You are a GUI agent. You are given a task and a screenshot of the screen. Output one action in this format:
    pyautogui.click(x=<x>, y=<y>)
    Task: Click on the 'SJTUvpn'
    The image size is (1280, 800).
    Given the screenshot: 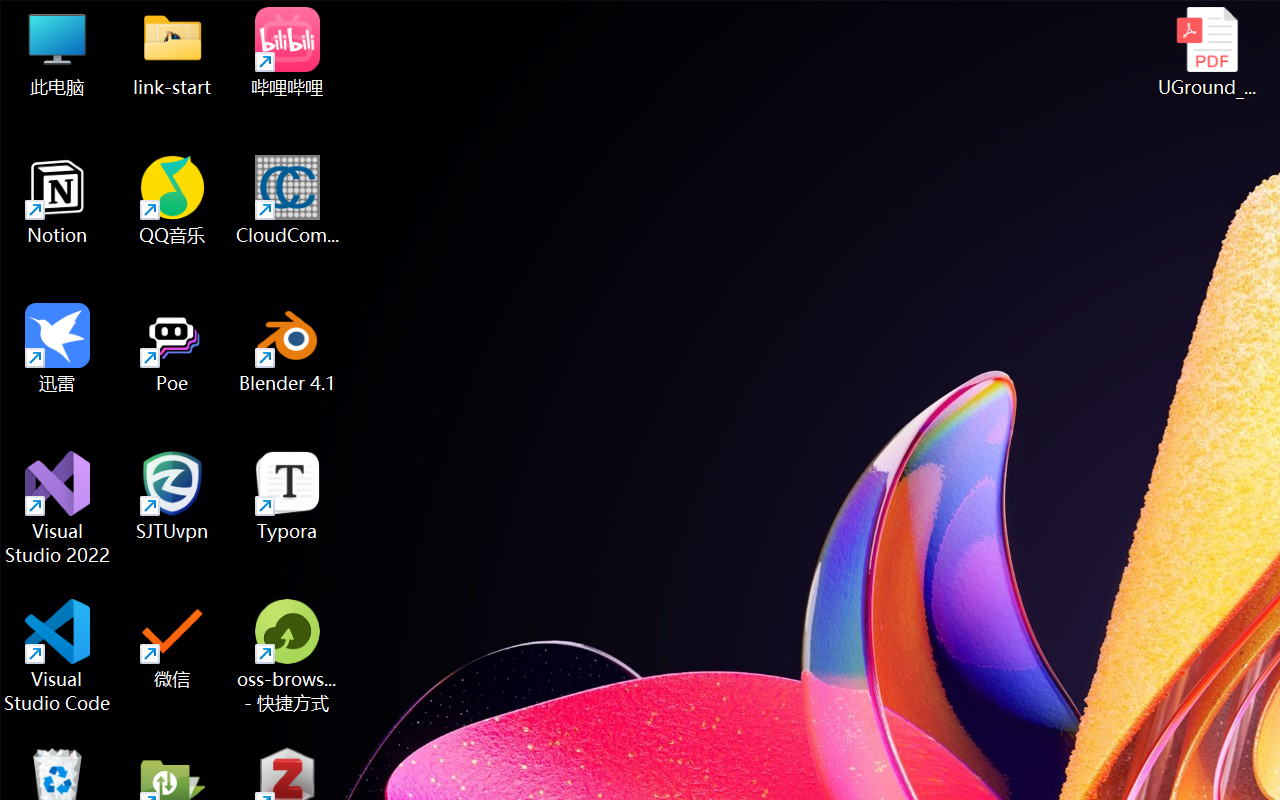 What is the action you would take?
    pyautogui.click(x=172, y=496)
    